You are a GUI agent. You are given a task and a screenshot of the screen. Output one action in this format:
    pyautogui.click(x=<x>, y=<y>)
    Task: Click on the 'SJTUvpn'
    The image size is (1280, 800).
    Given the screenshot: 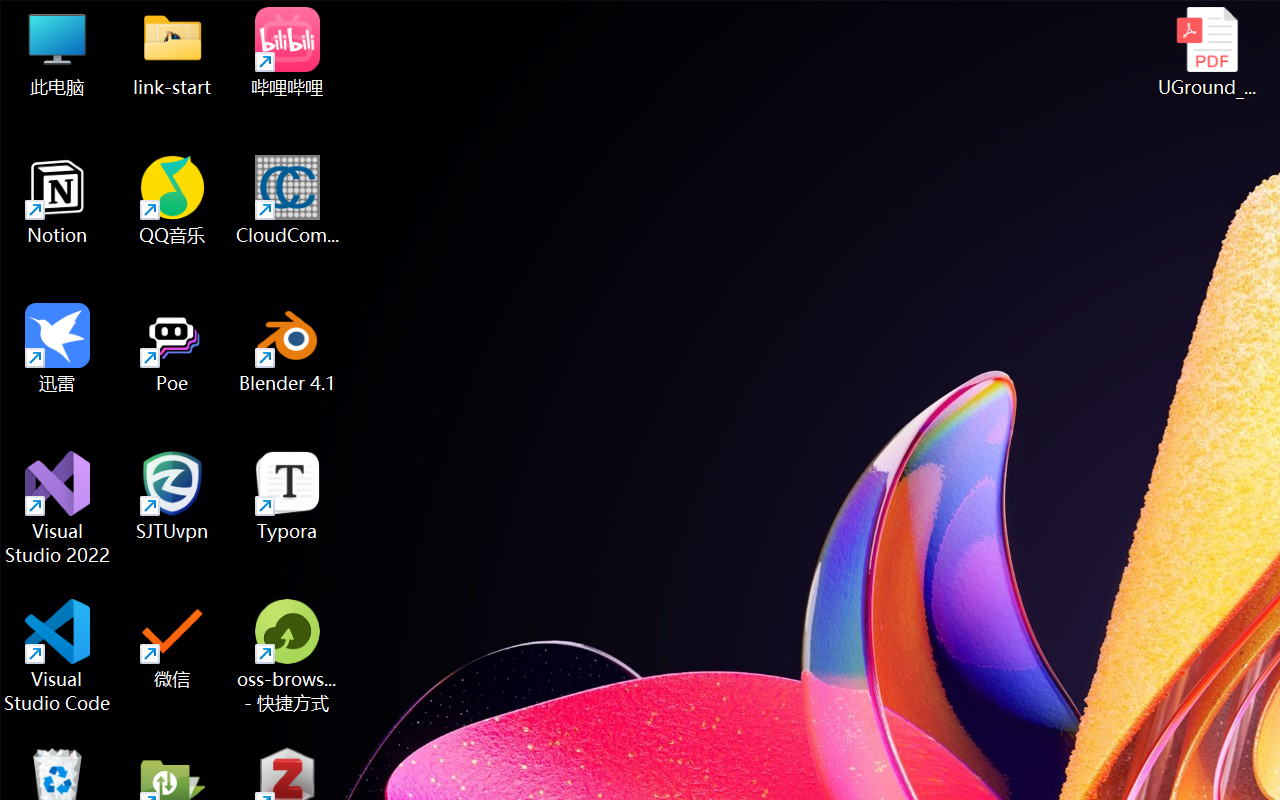 What is the action you would take?
    pyautogui.click(x=172, y=496)
    